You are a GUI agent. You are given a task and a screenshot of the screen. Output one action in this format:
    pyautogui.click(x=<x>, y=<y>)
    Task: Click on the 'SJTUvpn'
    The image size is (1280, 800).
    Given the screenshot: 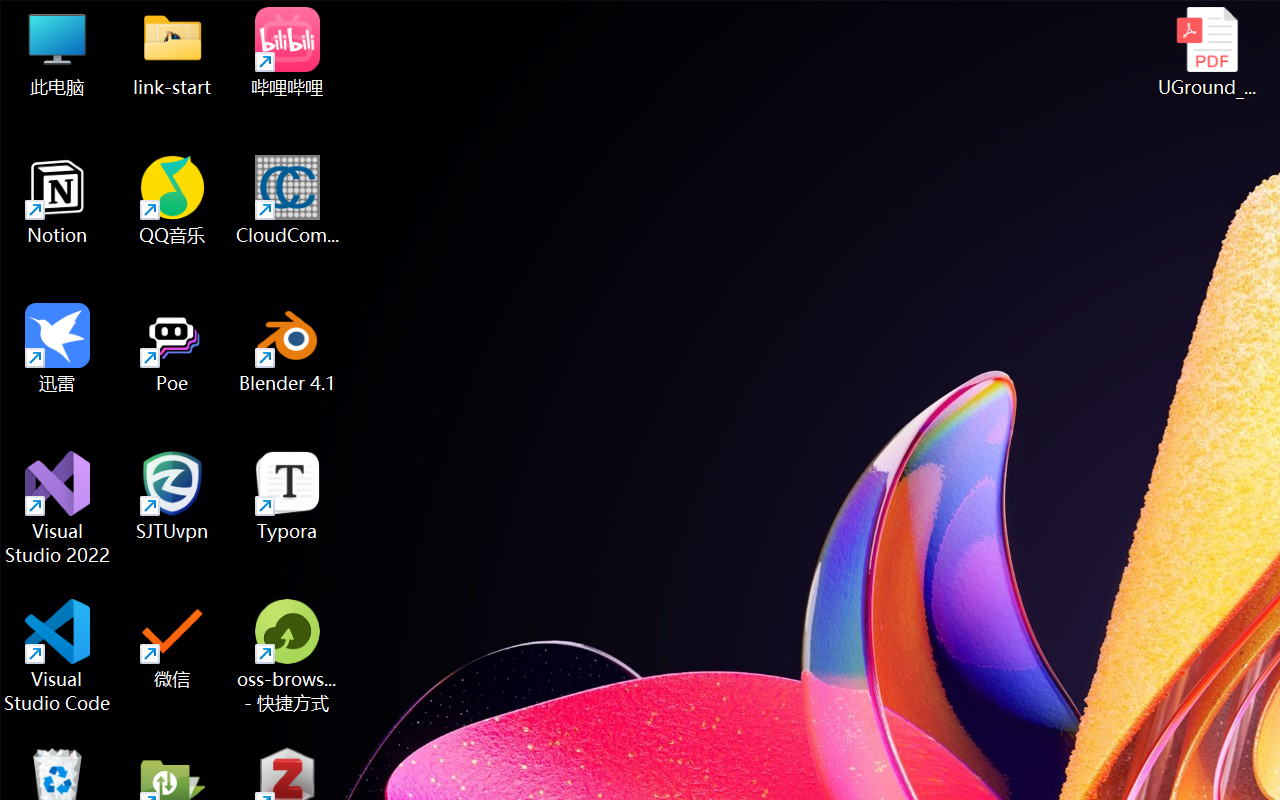 What is the action you would take?
    pyautogui.click(x=172, y=496)
    